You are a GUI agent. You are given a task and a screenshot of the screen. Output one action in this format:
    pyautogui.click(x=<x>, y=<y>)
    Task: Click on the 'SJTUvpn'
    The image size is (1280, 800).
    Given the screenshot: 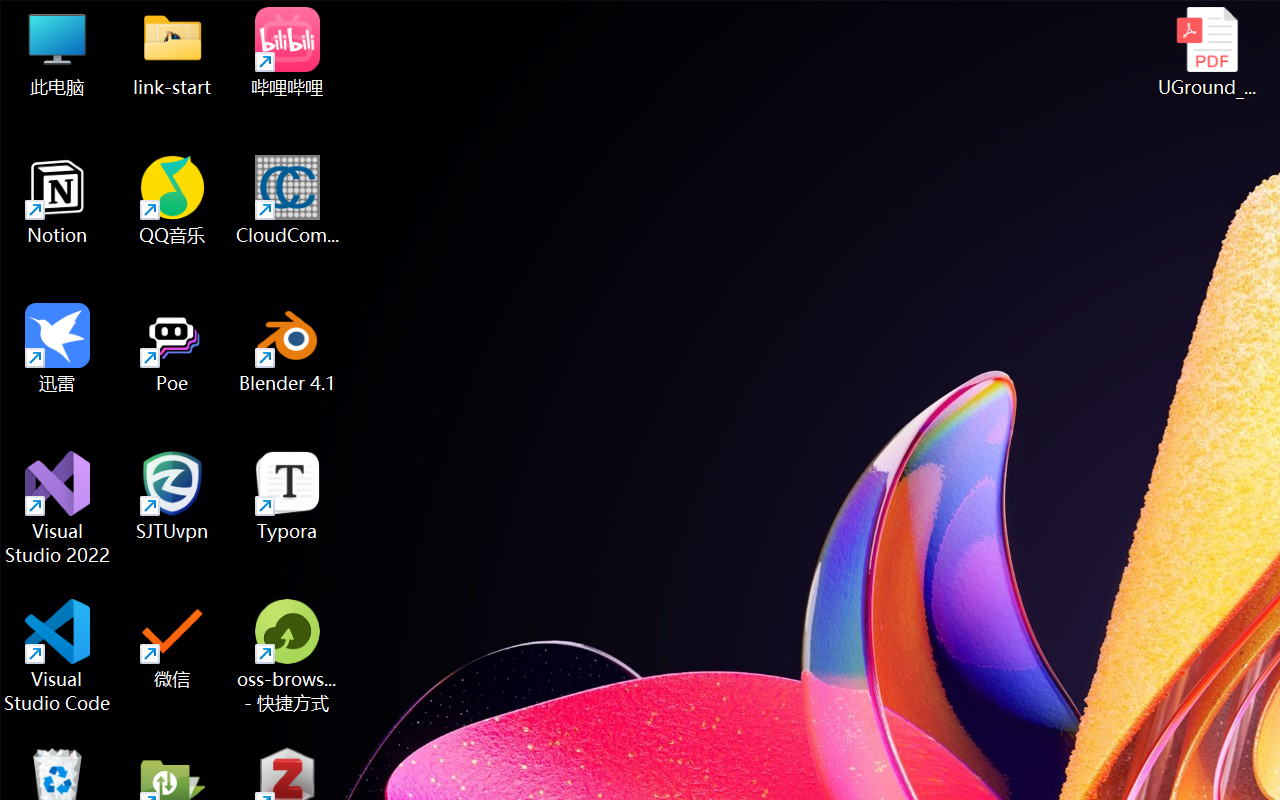 What is the action you would take?
    pyautogui.click(x=172, y=496)
    